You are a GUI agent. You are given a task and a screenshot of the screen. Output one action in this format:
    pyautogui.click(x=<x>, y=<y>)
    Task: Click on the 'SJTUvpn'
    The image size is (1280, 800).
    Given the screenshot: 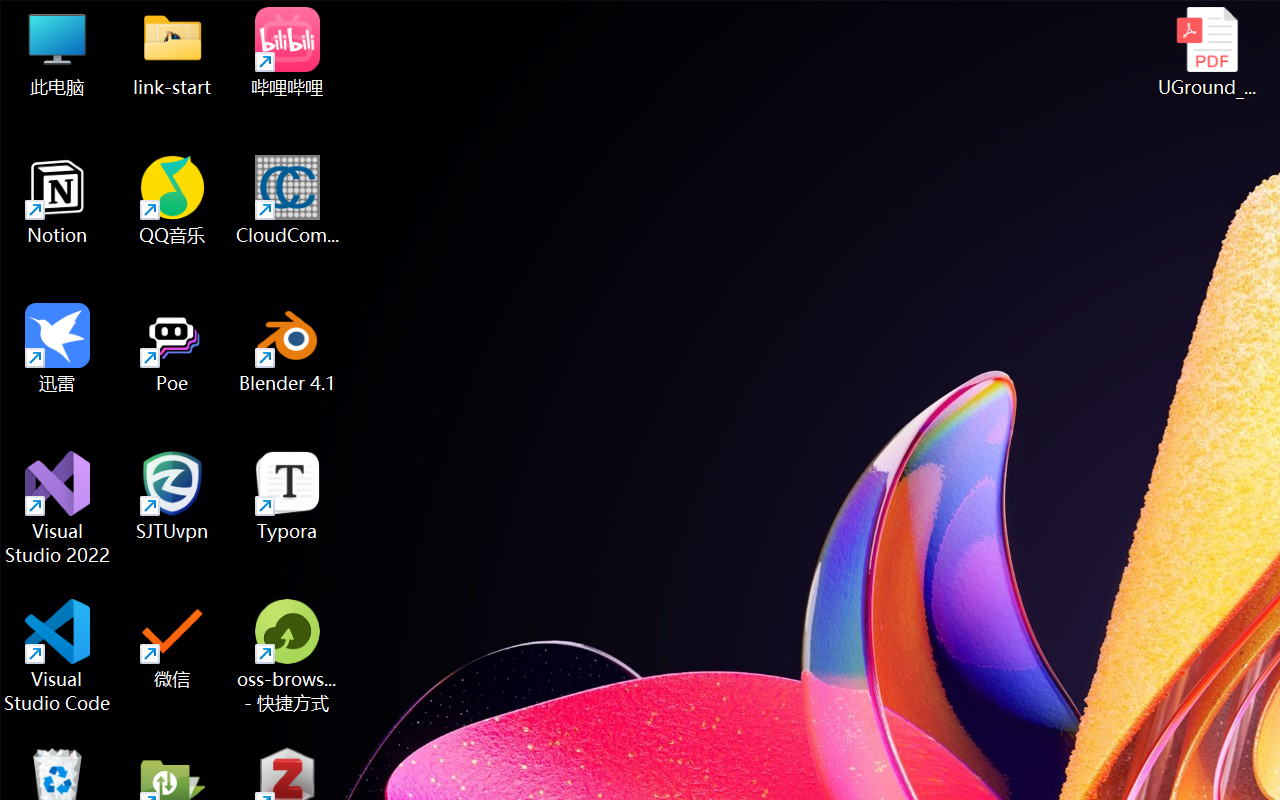 What is the action you would take?
    pyautogui.click(x=172, y=496)
    